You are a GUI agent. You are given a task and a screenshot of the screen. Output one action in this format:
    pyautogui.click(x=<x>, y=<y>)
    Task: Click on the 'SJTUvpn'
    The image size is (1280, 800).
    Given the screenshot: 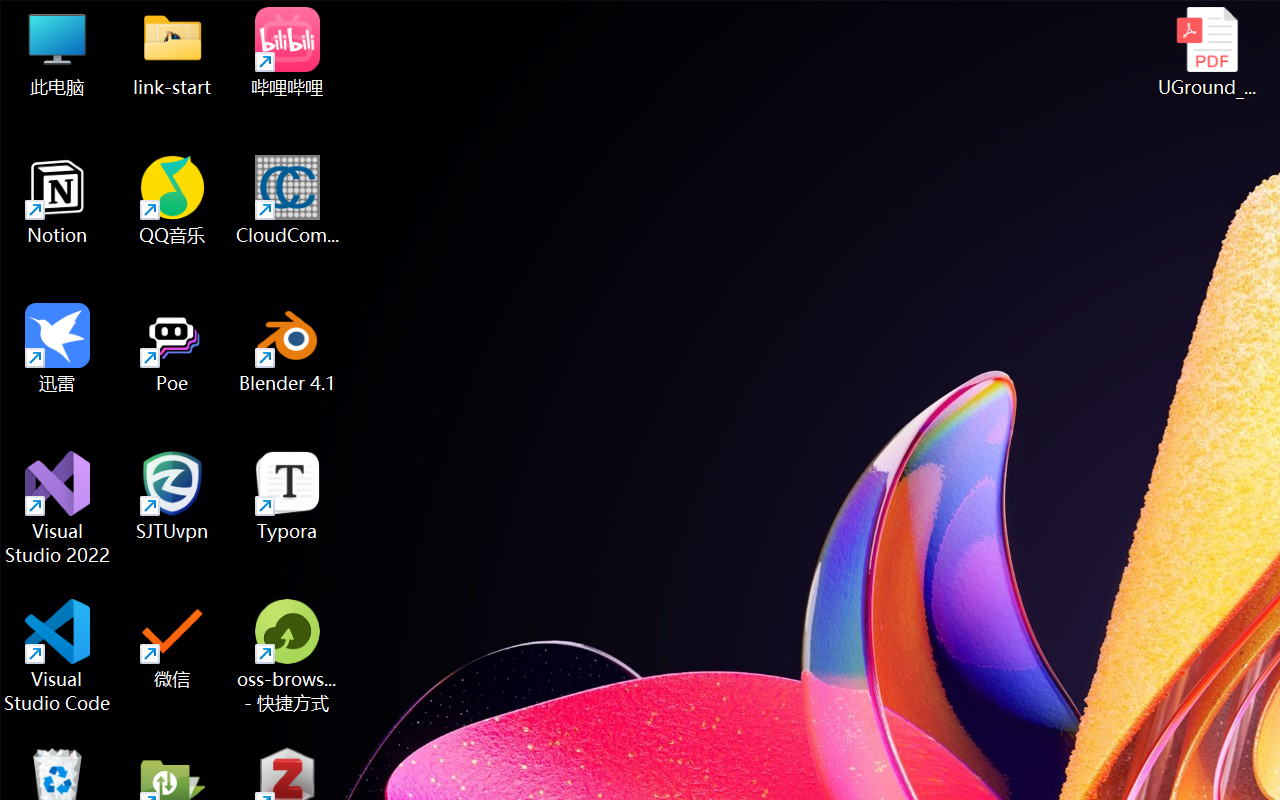 What is the action you would take?
    pyautogui.click(x=172, y=496)
    